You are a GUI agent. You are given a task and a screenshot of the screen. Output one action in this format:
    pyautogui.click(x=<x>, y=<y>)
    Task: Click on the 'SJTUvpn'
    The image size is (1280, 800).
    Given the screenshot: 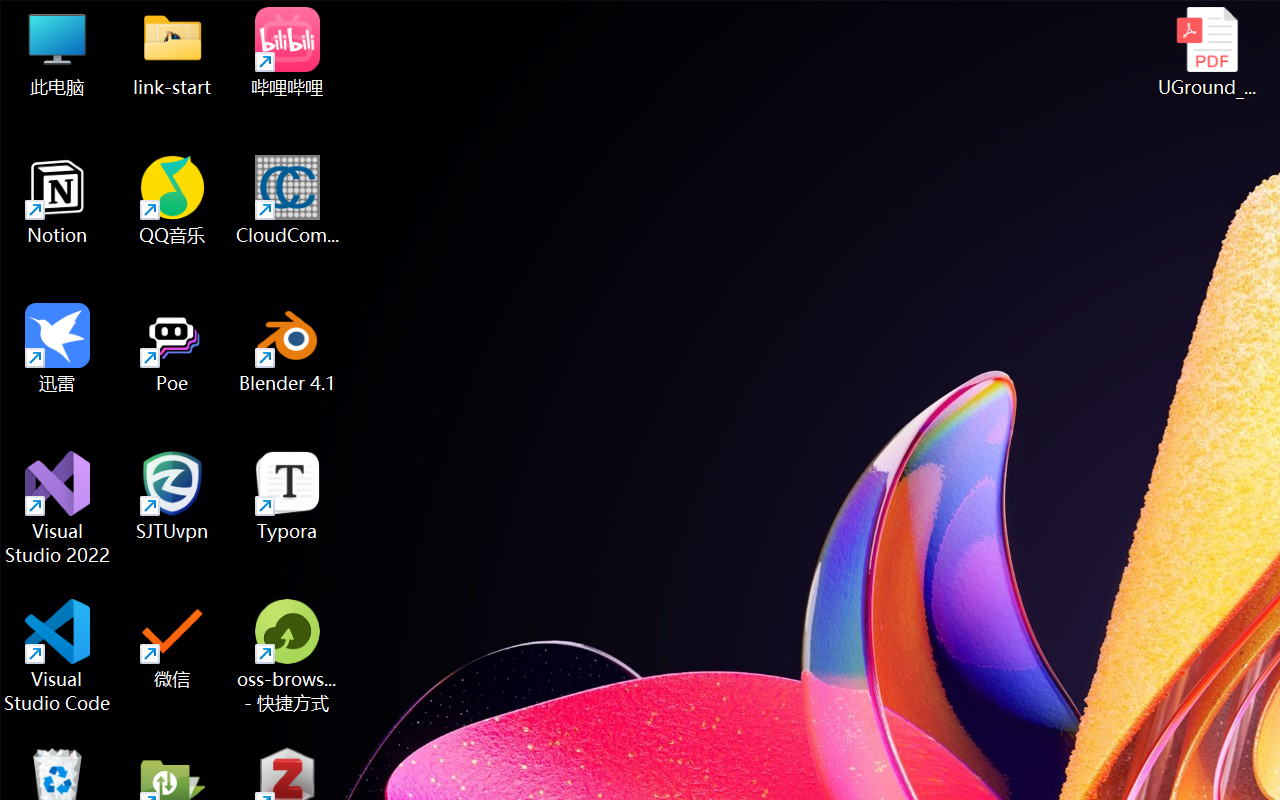 What is the action you would take?
    pyautogui.click(x=172, y=496)
    